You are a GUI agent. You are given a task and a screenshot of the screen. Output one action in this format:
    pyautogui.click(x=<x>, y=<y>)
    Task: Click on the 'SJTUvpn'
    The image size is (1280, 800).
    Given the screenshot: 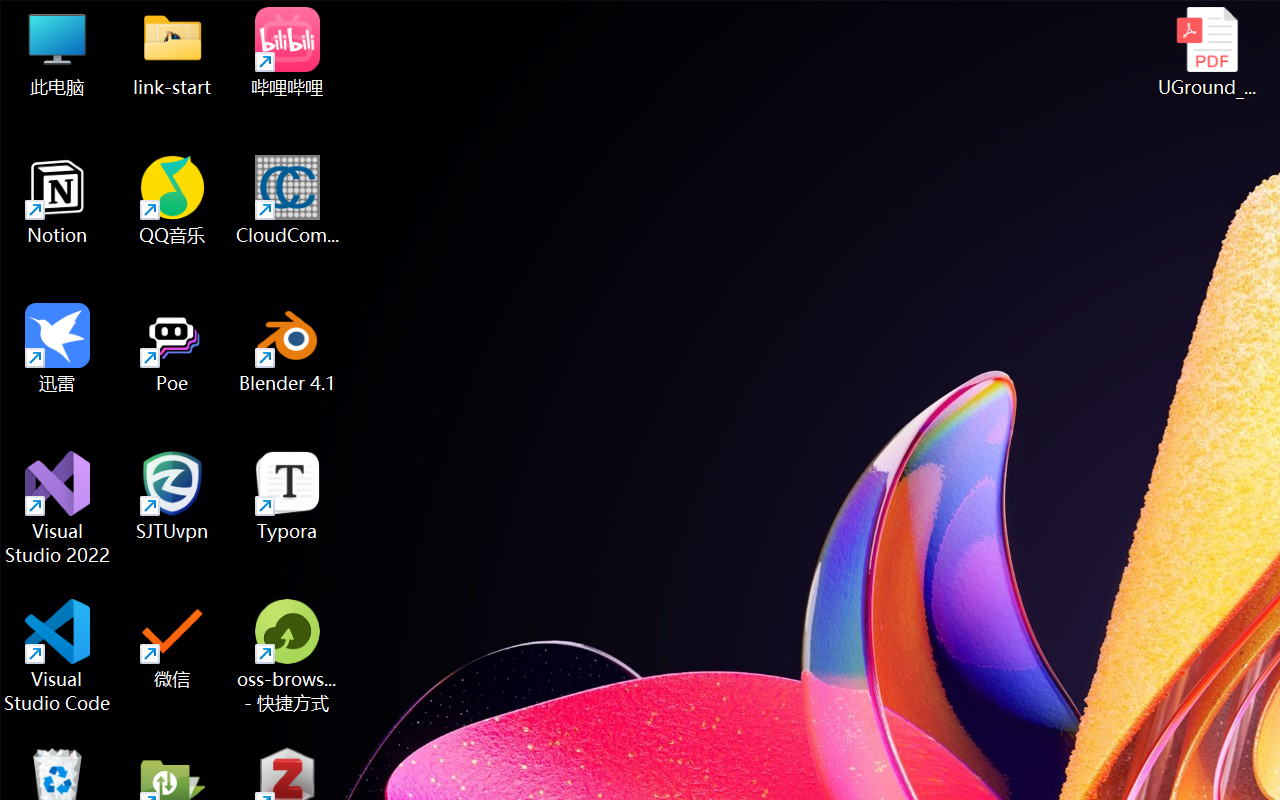 What is the action you would take?
    pyautogui.click(x=172, y=496)
    